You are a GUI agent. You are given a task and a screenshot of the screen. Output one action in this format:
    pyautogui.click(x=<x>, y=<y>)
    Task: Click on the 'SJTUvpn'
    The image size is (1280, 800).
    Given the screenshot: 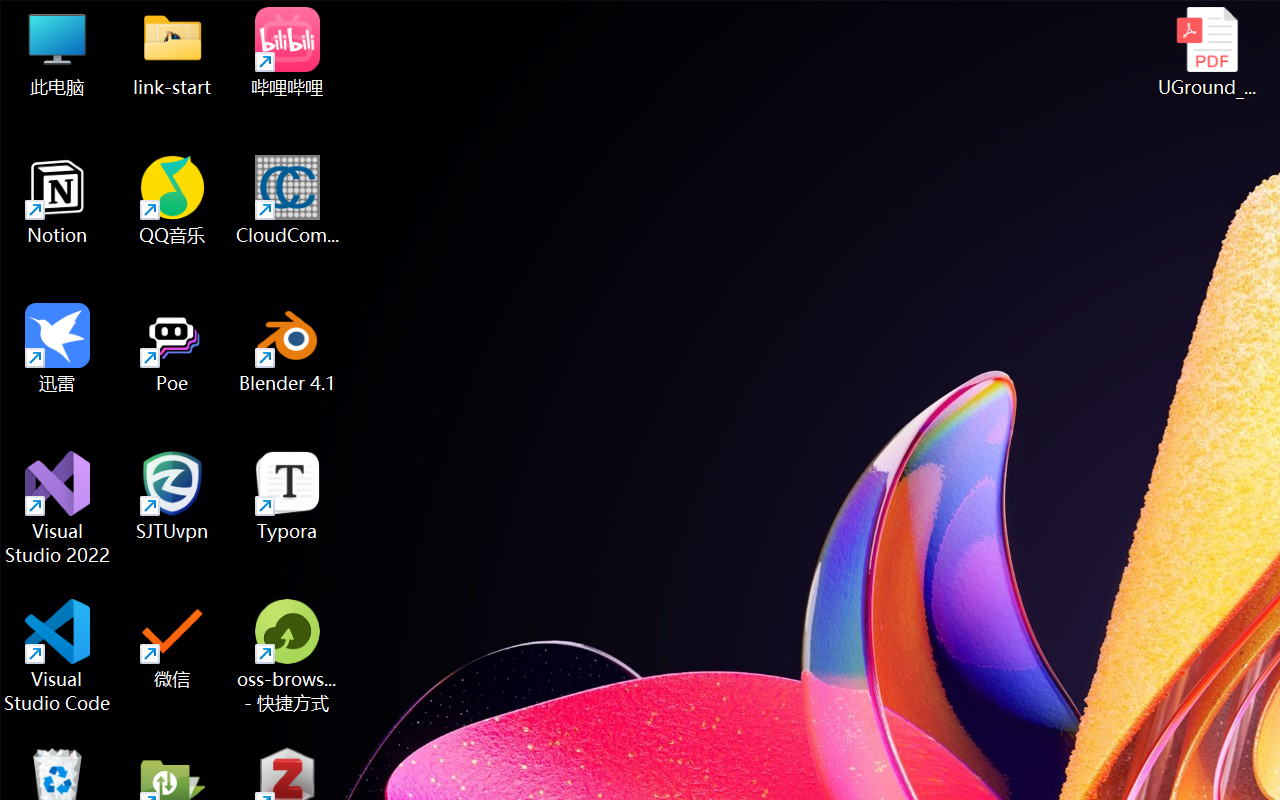 What is the action you would take?
    pyautogui.click(x=172, y=496)
    